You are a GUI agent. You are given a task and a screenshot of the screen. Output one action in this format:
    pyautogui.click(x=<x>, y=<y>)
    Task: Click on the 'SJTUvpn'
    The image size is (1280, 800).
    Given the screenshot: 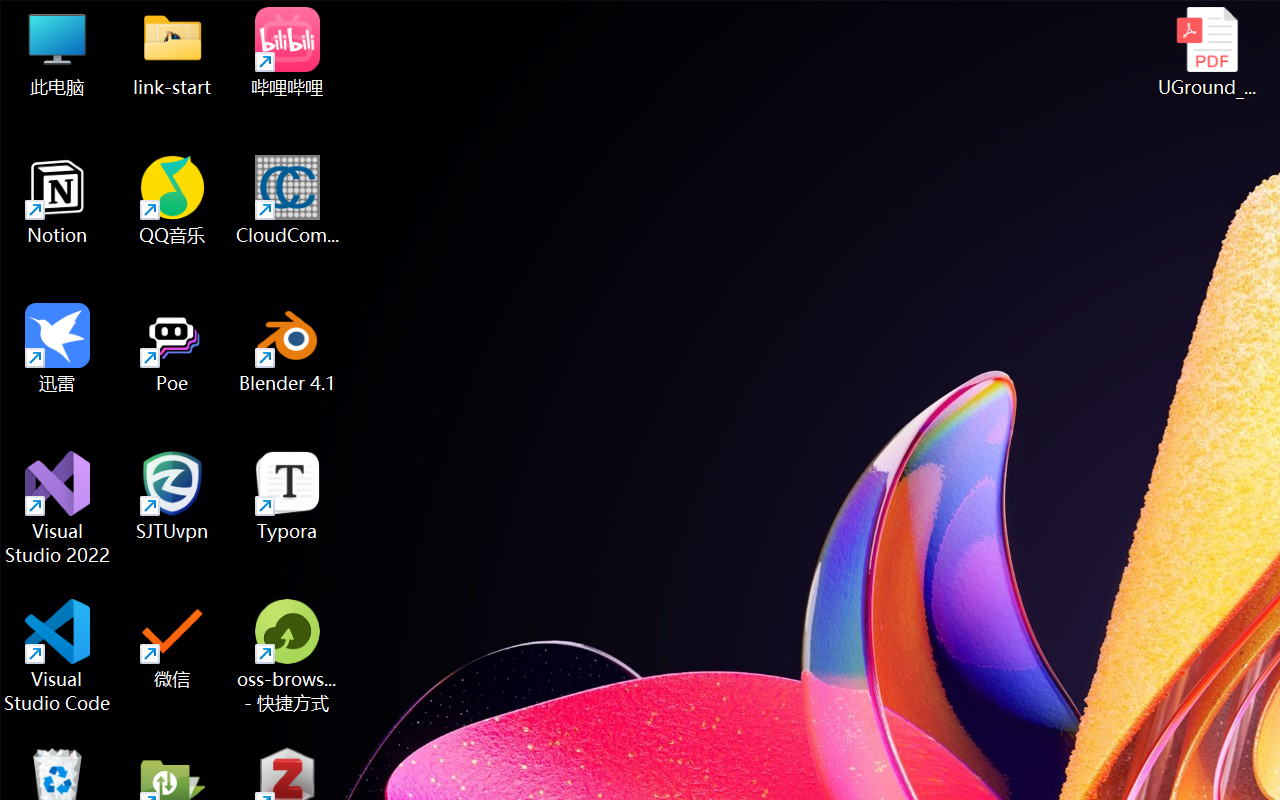 What is the action you would take?
    pyautogui.click(x=172, y=496)
    